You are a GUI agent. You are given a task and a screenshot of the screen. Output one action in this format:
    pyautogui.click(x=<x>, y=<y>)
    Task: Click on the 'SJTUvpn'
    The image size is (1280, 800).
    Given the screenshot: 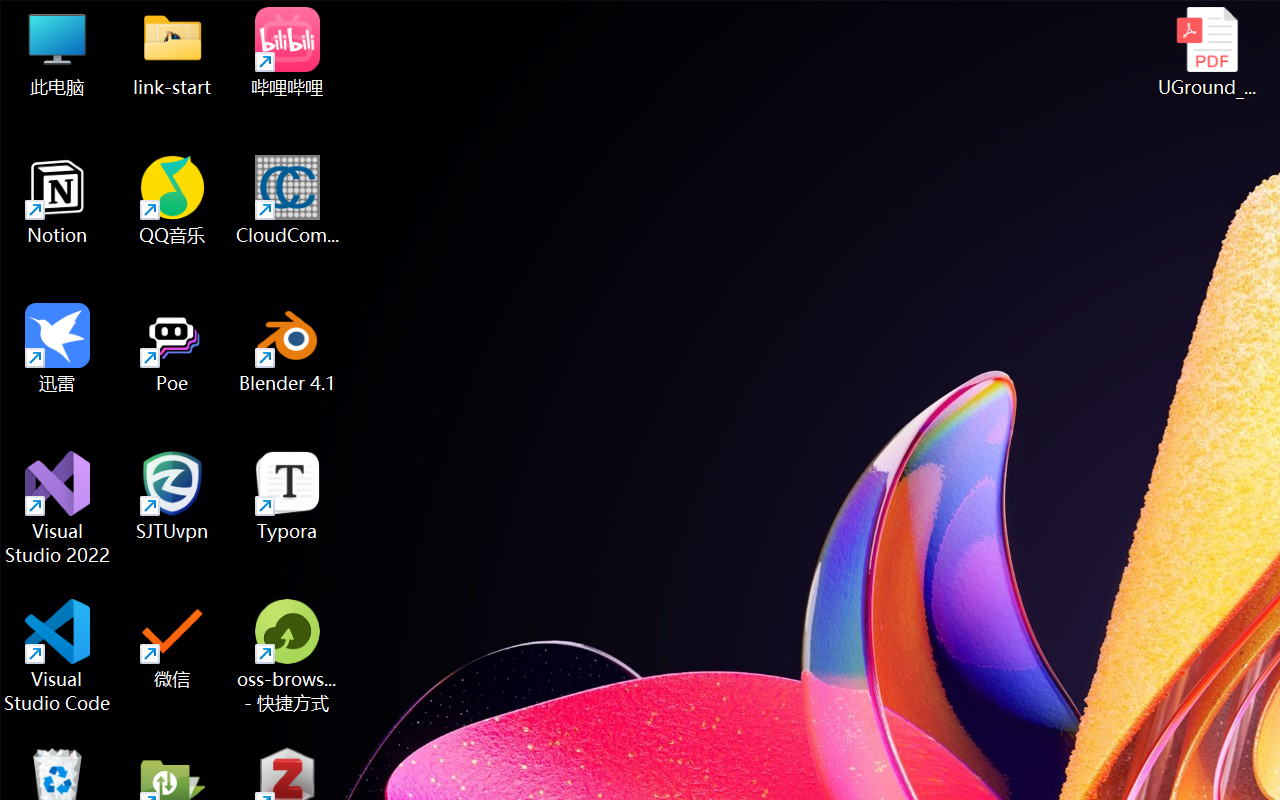 What is the action you would take?
    pyautogui.click(x=172, y=496)
    